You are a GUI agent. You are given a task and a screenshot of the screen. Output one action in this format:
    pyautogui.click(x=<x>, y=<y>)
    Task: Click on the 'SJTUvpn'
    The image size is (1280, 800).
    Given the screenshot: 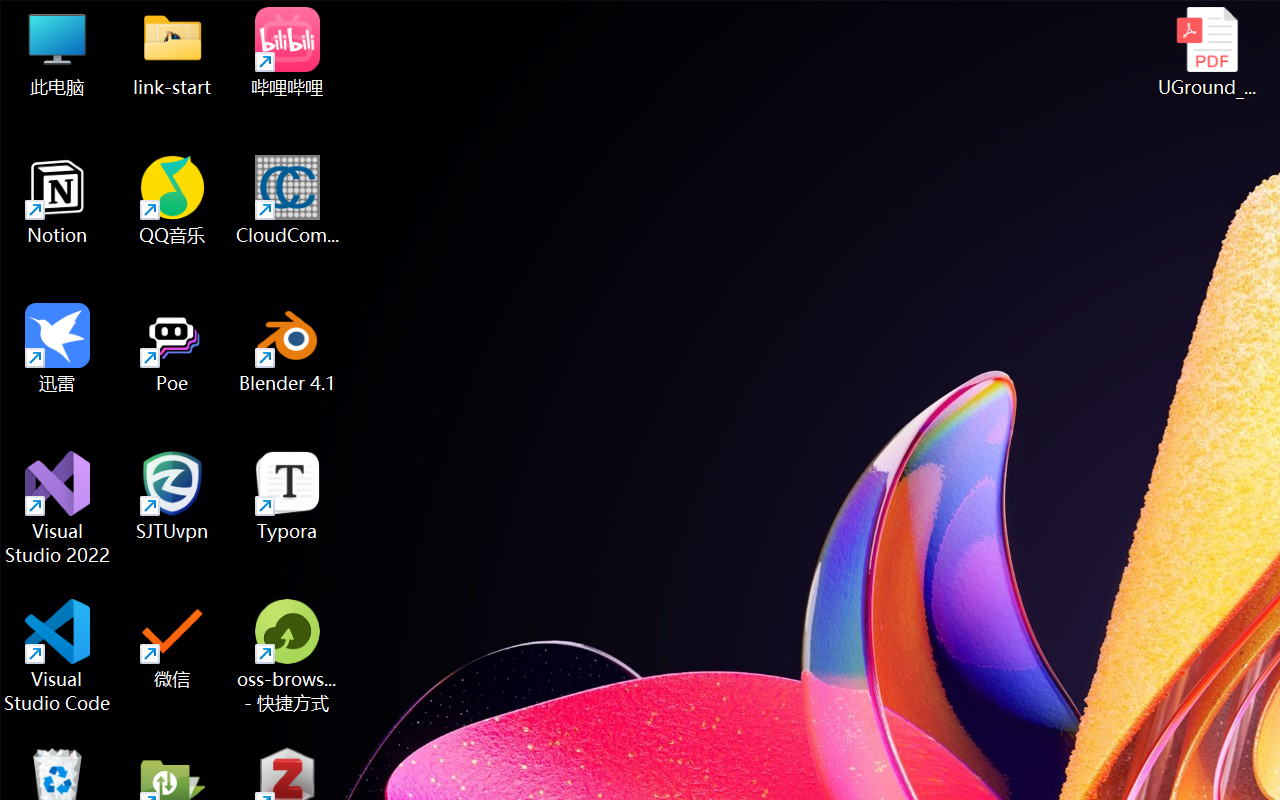 What is the action you would take?
    pyautogui.click(x=172, y=496)
    